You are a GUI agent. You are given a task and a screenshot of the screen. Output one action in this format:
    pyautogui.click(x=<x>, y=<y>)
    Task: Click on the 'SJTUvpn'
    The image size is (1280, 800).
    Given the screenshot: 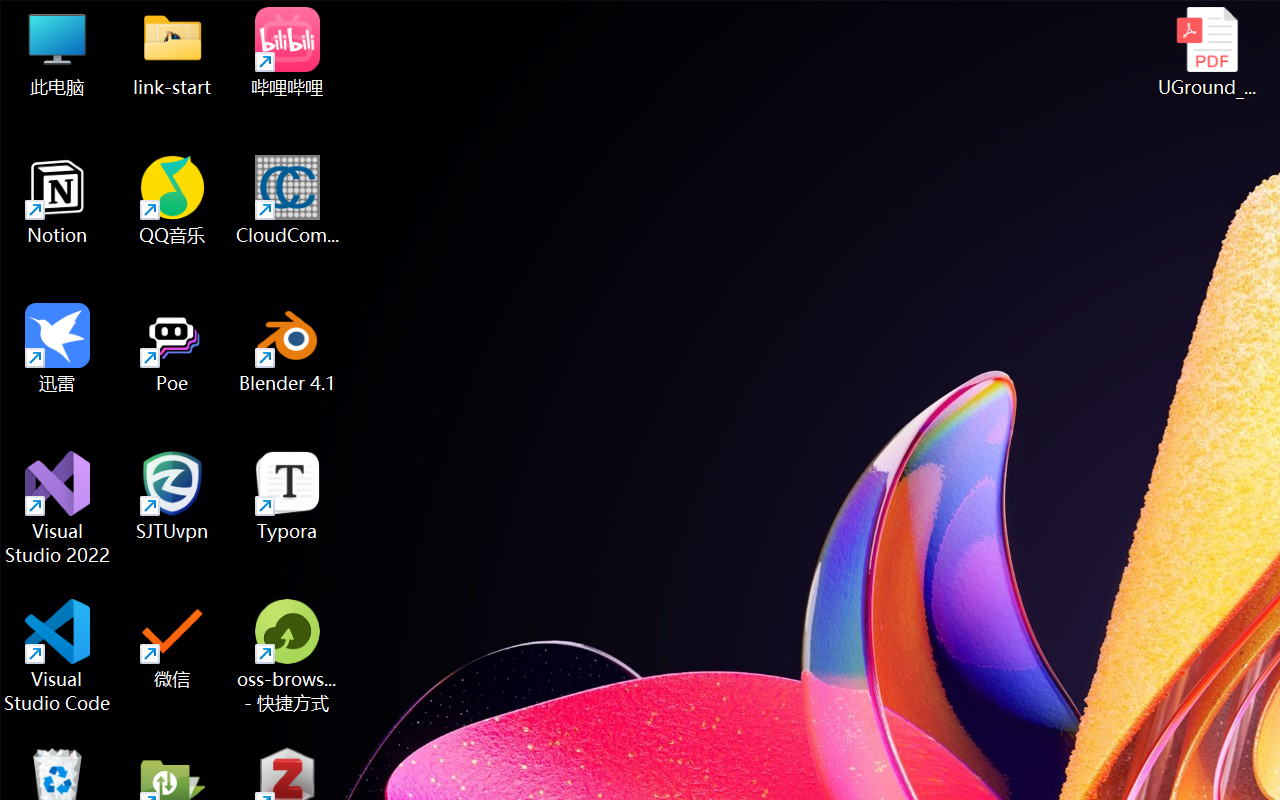 What is the action you would take?
    pyautogui.click(x=172, y=496)
    